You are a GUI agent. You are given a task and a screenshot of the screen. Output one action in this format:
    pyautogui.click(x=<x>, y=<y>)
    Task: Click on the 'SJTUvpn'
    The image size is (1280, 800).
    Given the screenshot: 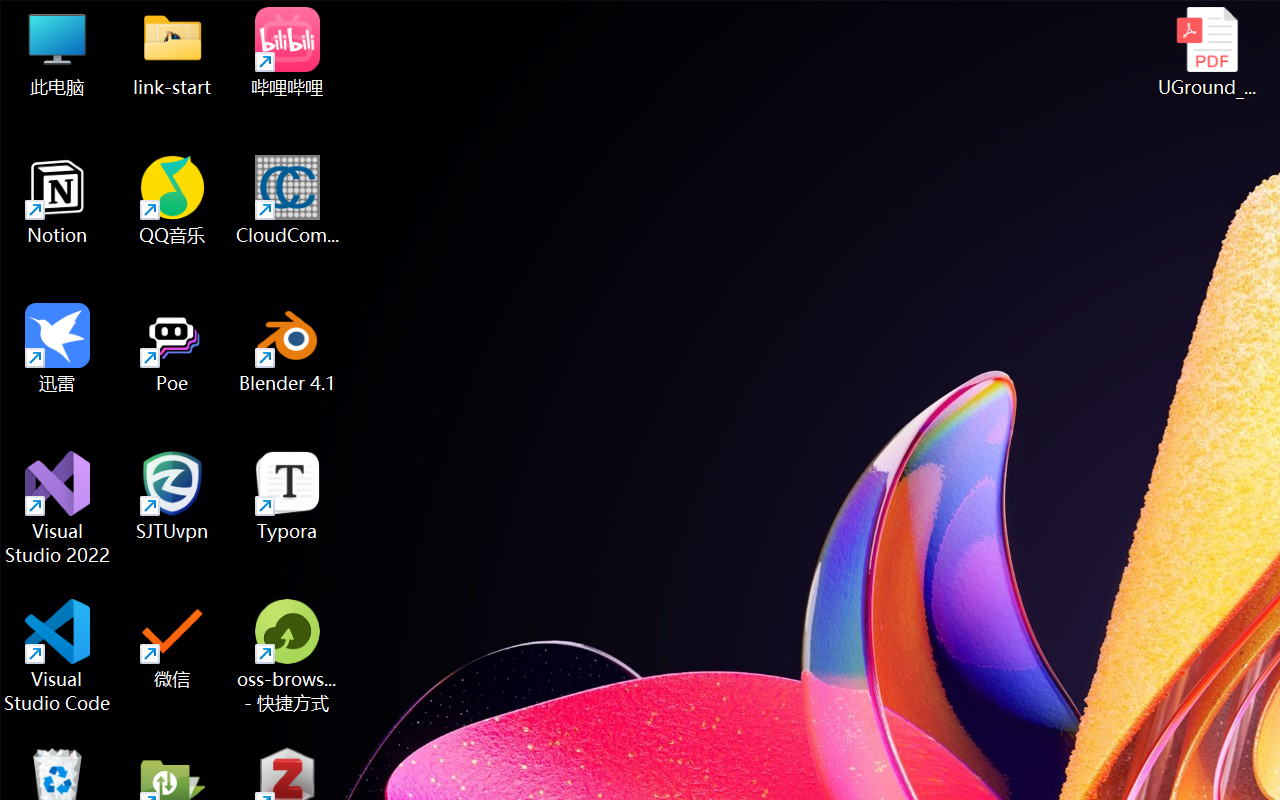 What is the action you would take?
    pyautogui.click(x=172, y=496)
    